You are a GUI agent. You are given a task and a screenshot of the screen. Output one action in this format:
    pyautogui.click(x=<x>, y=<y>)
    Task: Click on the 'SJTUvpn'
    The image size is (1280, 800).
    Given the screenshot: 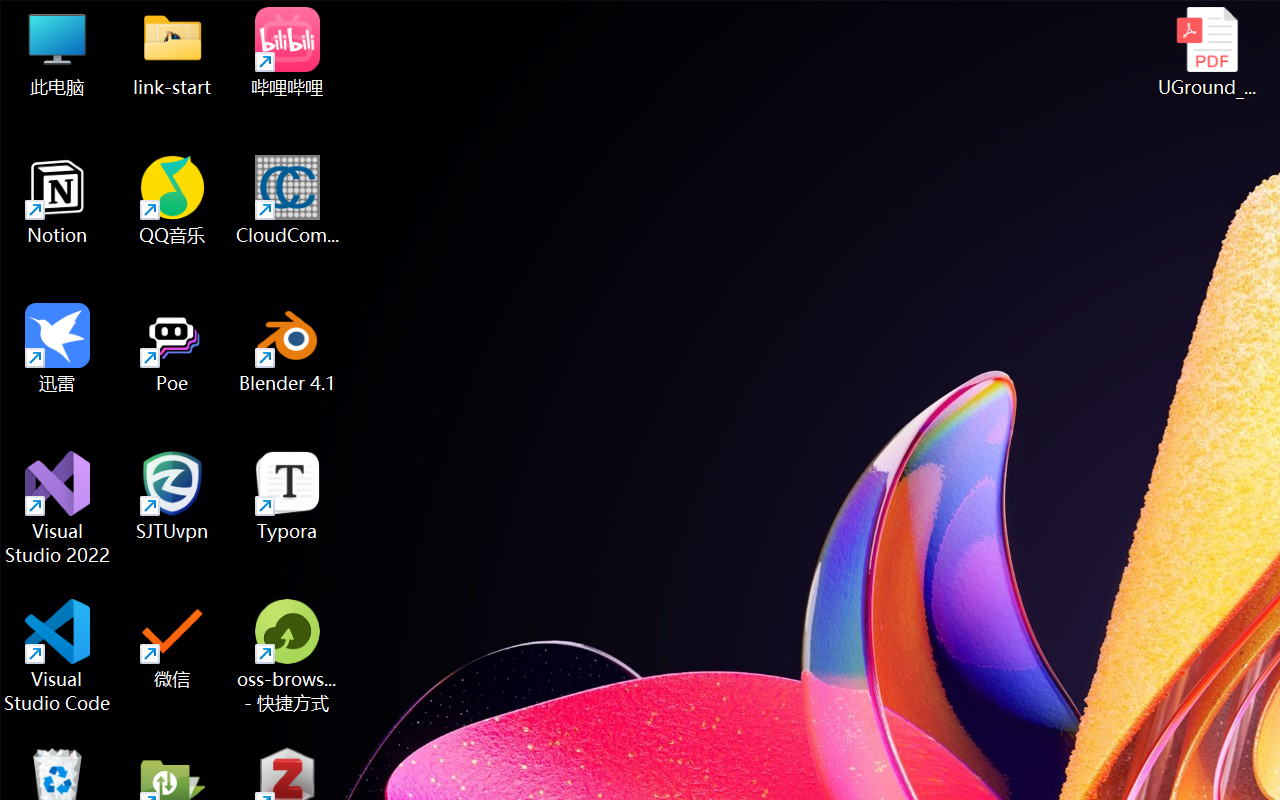 What is the action you would take?
    pyautogui.click(x=172, y=496)
    